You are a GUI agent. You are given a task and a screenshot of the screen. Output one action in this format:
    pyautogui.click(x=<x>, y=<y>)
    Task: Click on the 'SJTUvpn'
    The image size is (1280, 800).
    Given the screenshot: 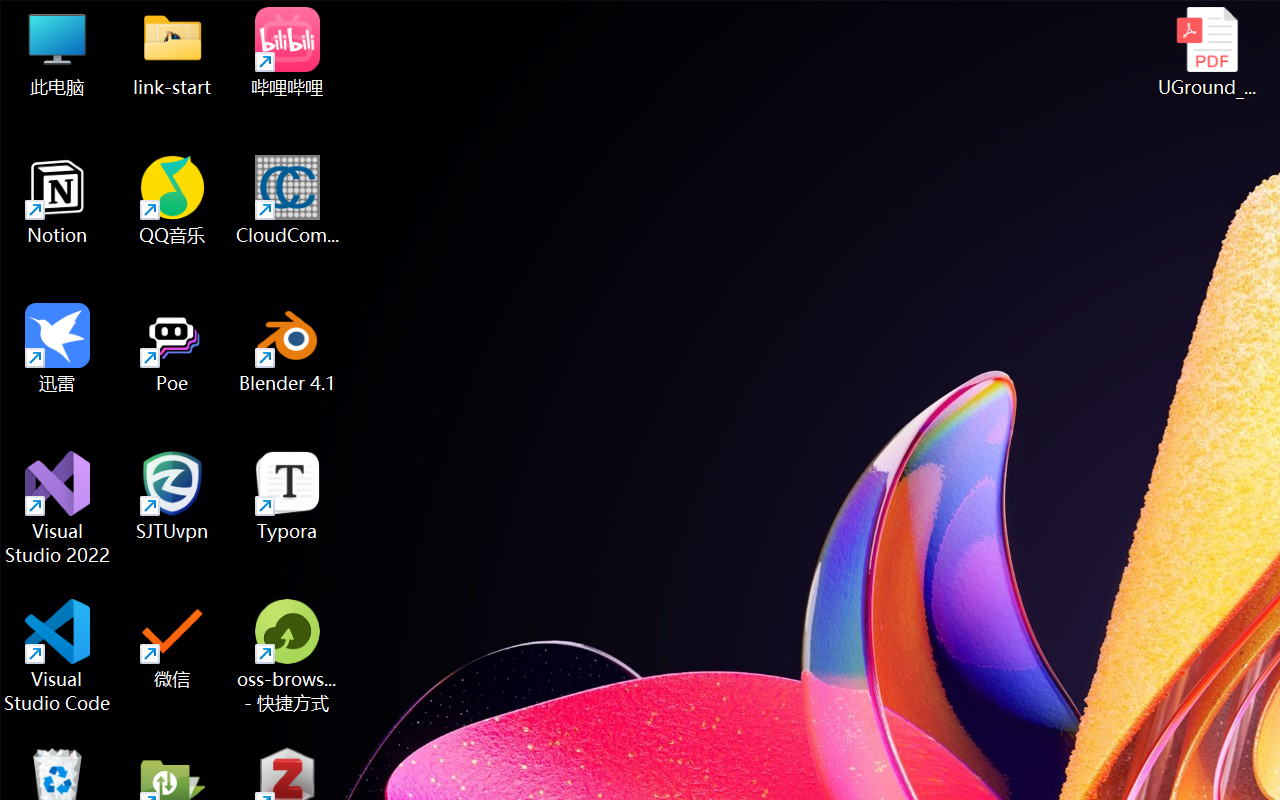 What is the action you would take?
    pyautogui.click(x=172, y=496)
    